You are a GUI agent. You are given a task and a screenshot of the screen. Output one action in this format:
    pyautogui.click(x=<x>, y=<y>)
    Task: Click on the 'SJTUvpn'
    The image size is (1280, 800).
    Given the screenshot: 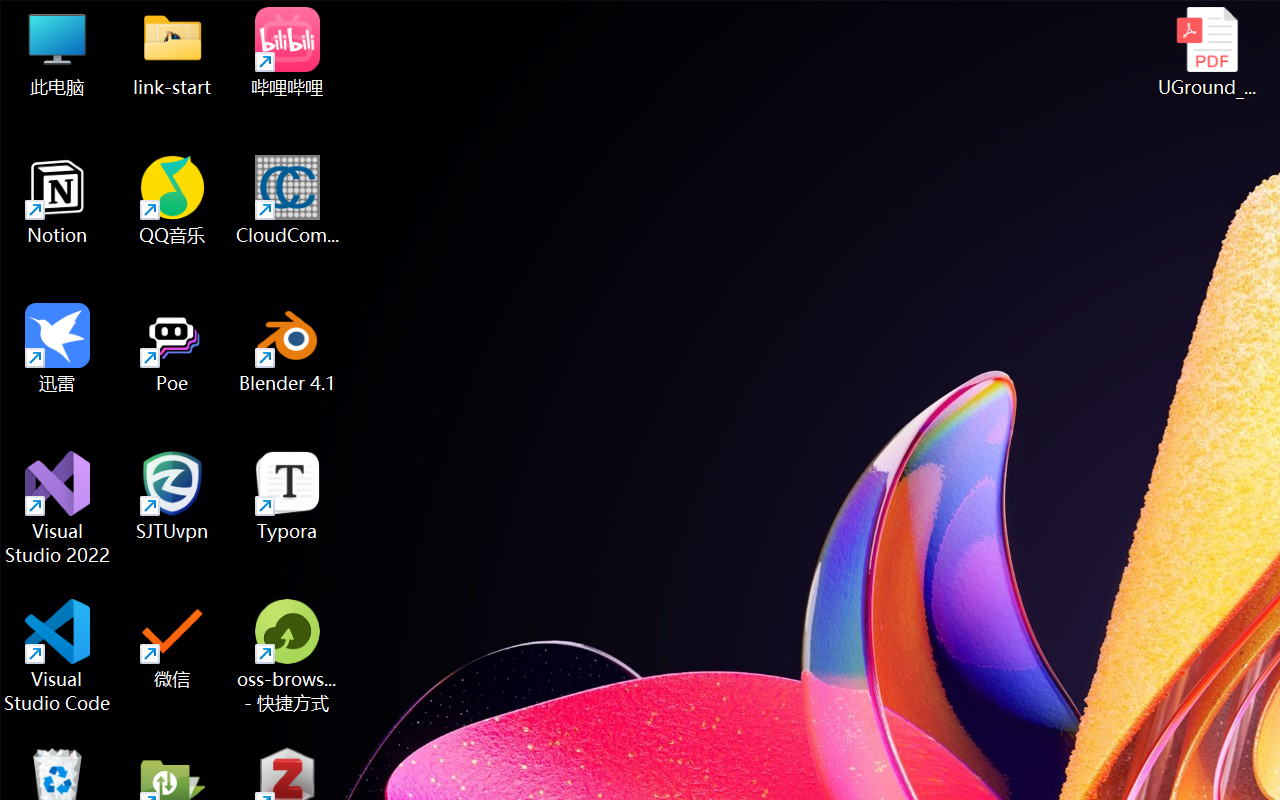 What is the action you would take?
    pyautogui.click(x=172, y=496)
    